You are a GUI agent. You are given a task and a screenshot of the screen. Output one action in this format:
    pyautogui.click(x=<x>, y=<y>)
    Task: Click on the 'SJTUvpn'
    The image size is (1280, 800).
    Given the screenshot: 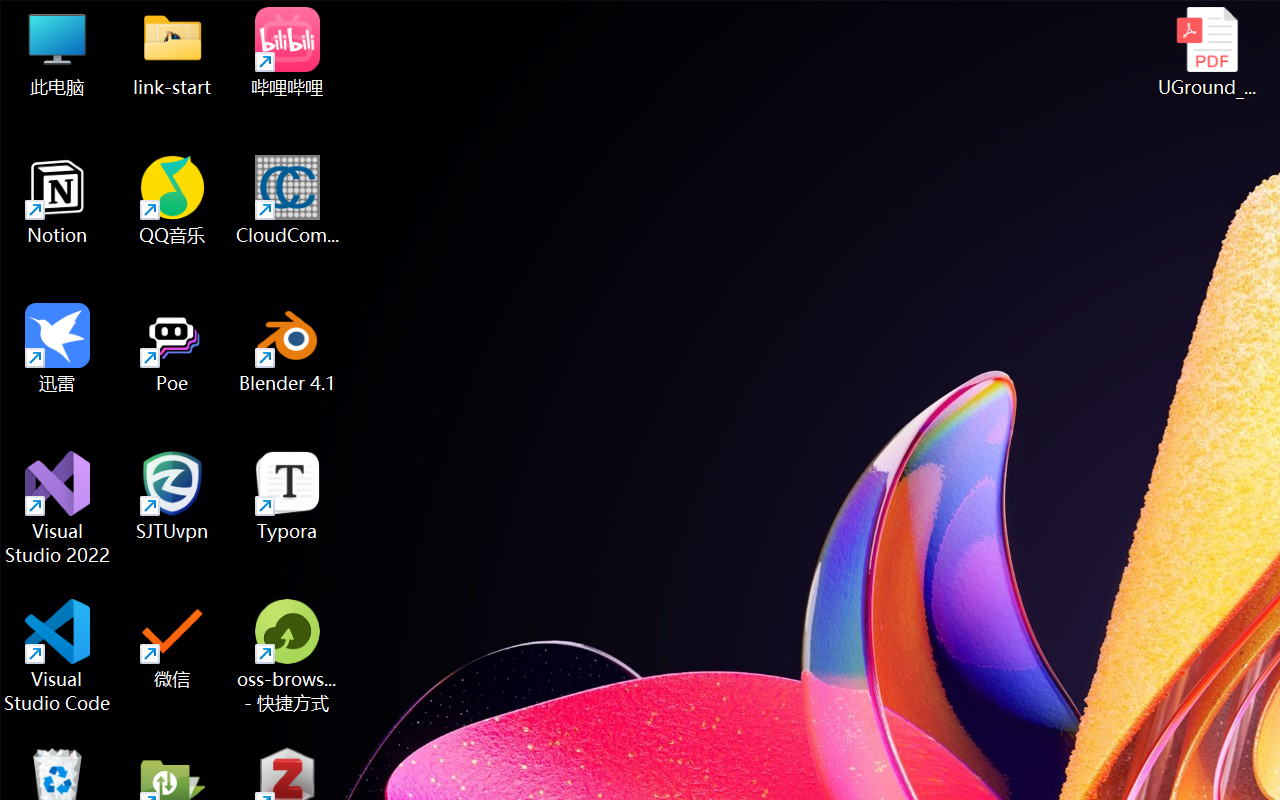 What is the action you would take?
    pyautogui.click(x=172, y=496)
    